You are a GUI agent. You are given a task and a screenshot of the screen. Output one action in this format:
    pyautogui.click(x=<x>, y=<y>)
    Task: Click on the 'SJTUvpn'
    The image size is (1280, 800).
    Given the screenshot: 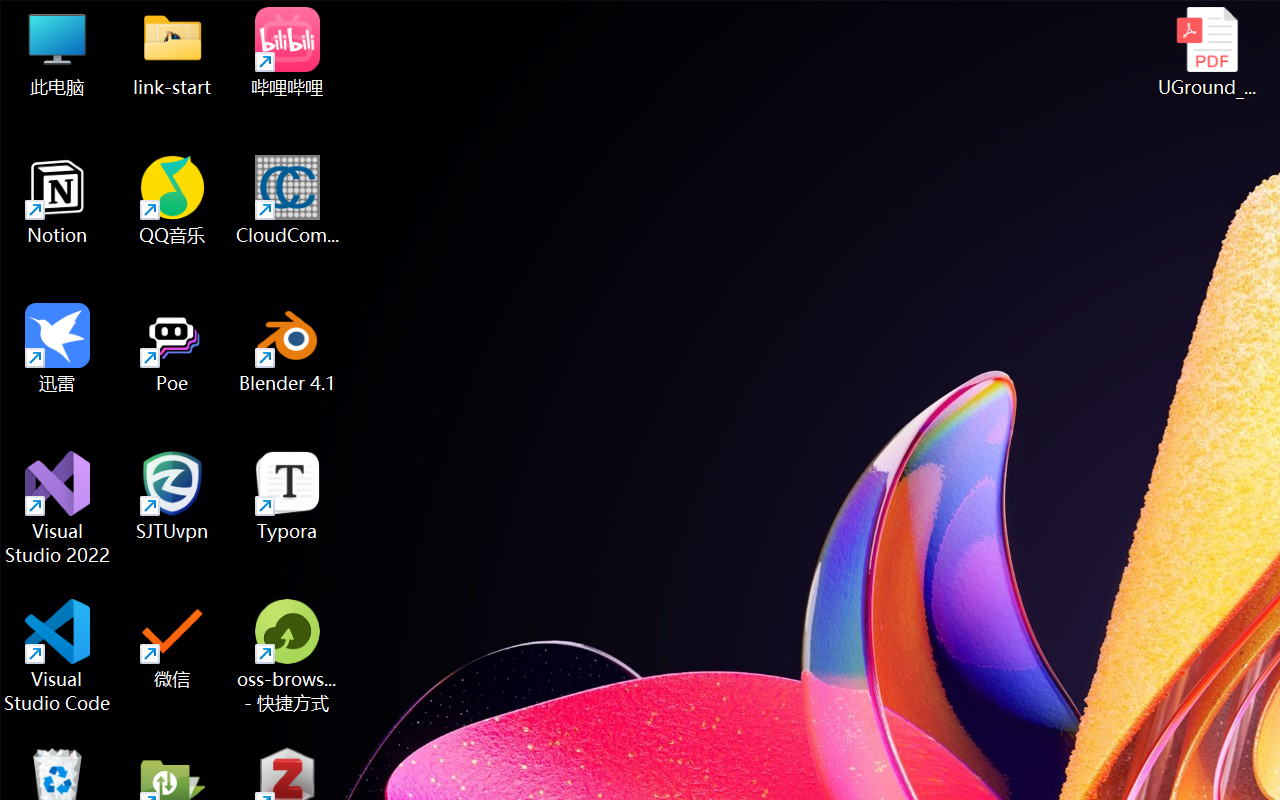 What is the action you would take?
    pyautogui.click(x=172, y=496)
    